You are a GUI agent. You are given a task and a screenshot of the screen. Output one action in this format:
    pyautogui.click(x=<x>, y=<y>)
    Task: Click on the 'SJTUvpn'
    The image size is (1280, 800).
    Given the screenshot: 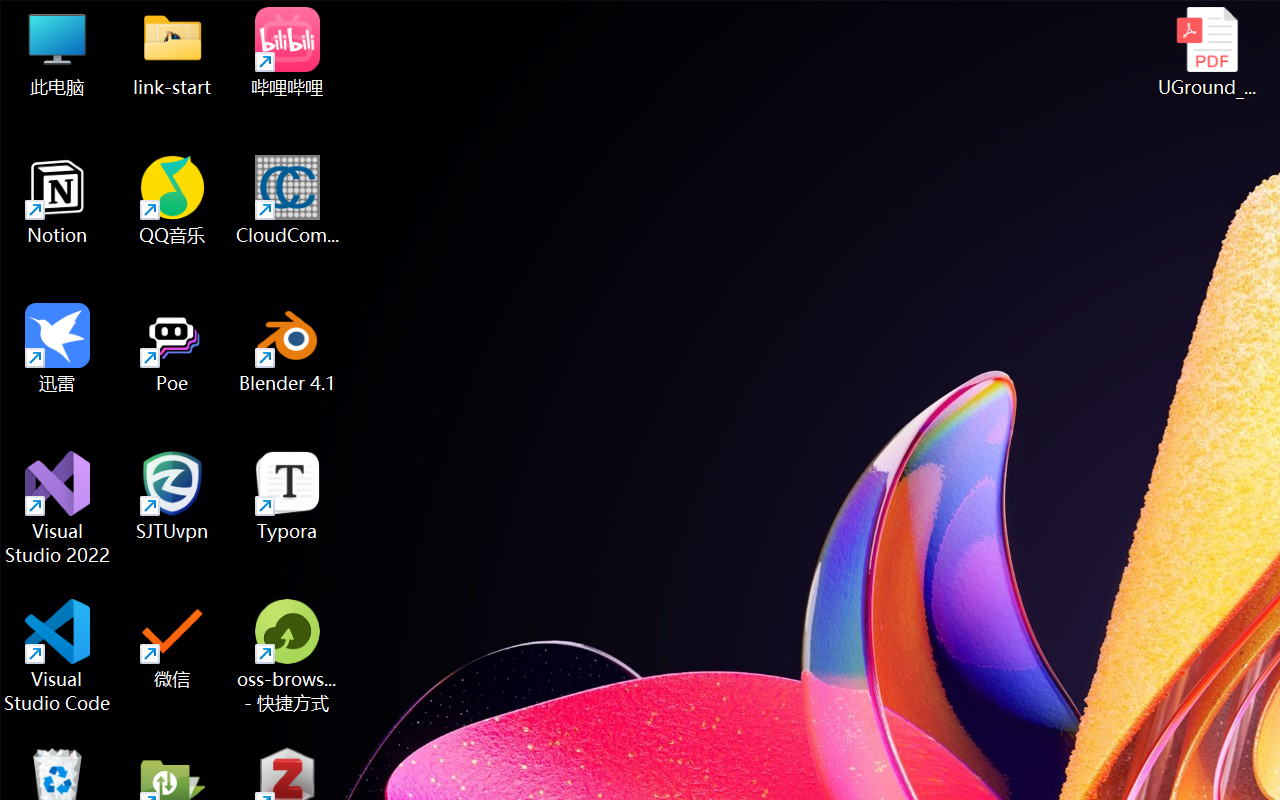 What is the action you would take?
    pyautogui.click(x=172, y=496)
    